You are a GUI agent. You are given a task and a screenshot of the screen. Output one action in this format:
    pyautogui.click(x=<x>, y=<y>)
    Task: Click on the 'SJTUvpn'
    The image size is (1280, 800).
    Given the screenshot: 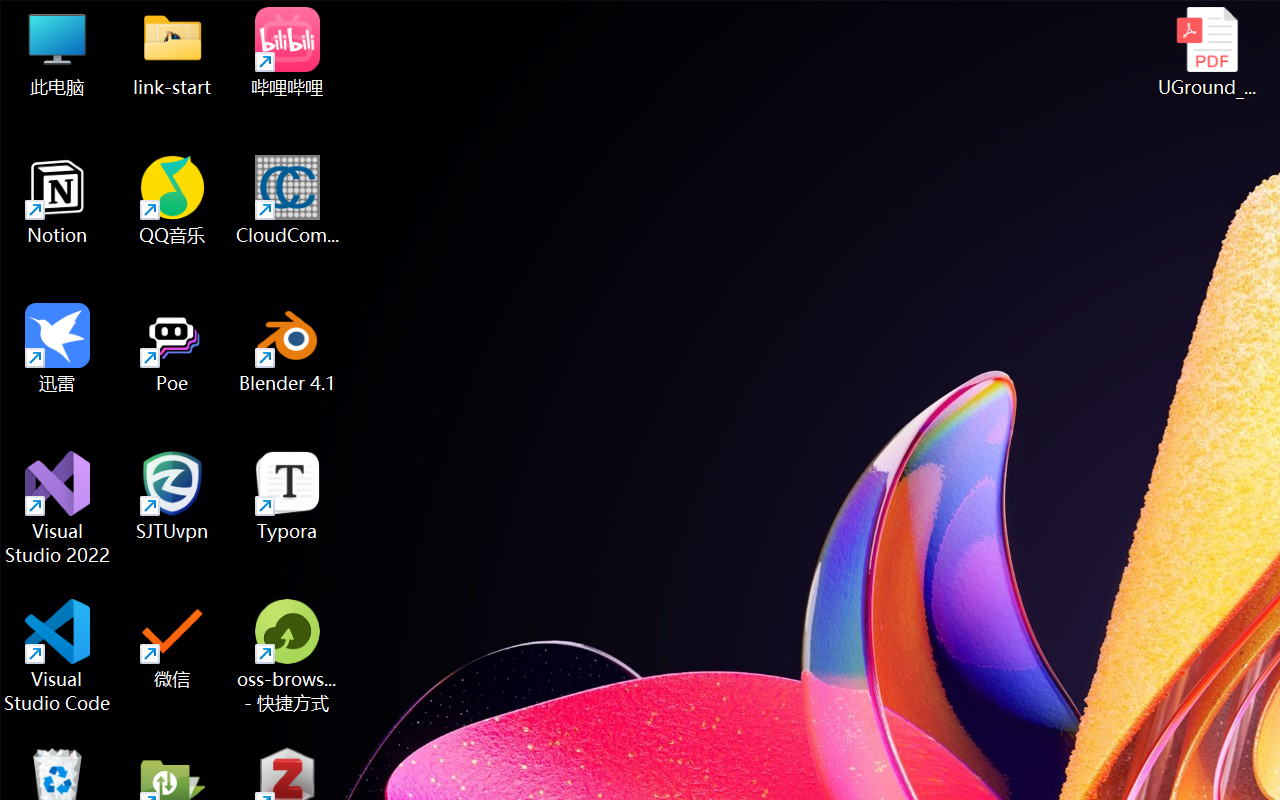 What is the action you would take?
    pyautogui.click(x=172, y=496)
    